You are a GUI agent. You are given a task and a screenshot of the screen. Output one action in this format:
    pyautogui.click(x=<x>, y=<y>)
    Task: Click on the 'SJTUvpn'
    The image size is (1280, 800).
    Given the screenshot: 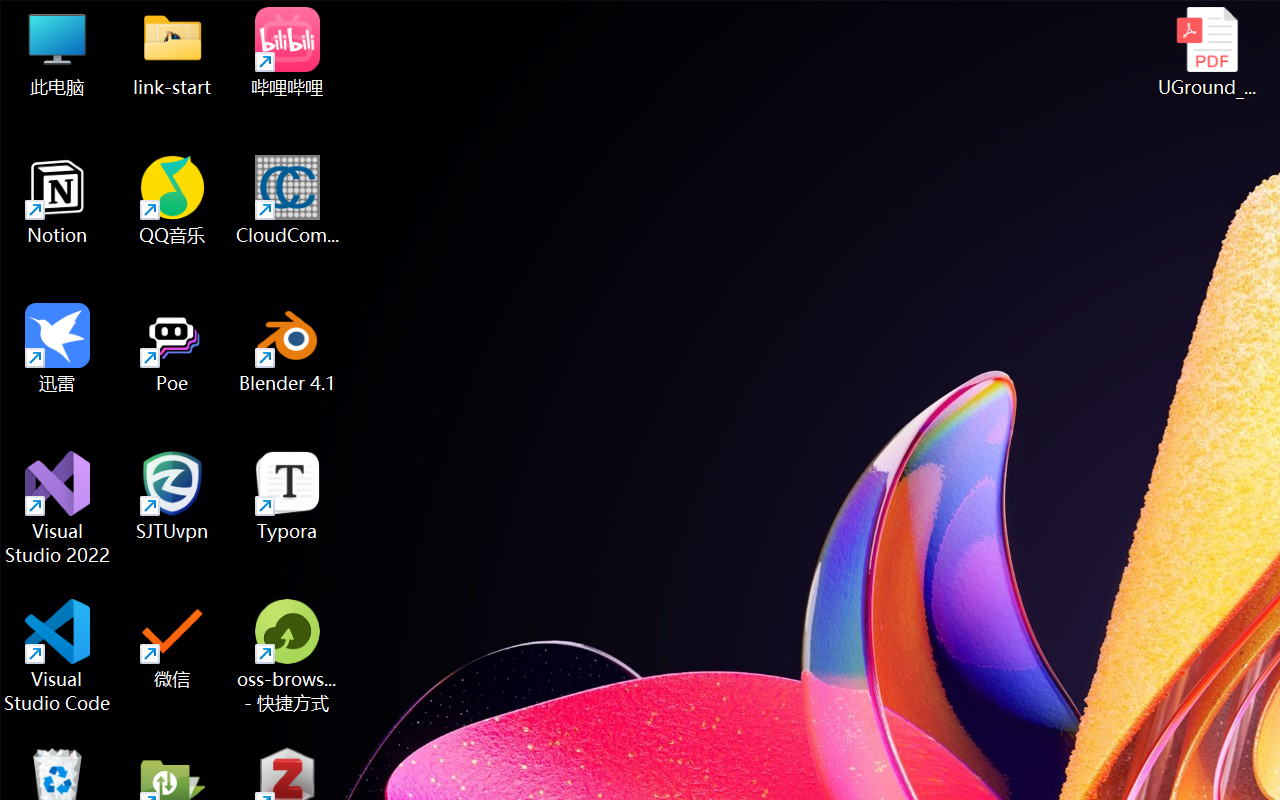 What is the action you would take?
    pyautogui.click(x=172, y=496)
    